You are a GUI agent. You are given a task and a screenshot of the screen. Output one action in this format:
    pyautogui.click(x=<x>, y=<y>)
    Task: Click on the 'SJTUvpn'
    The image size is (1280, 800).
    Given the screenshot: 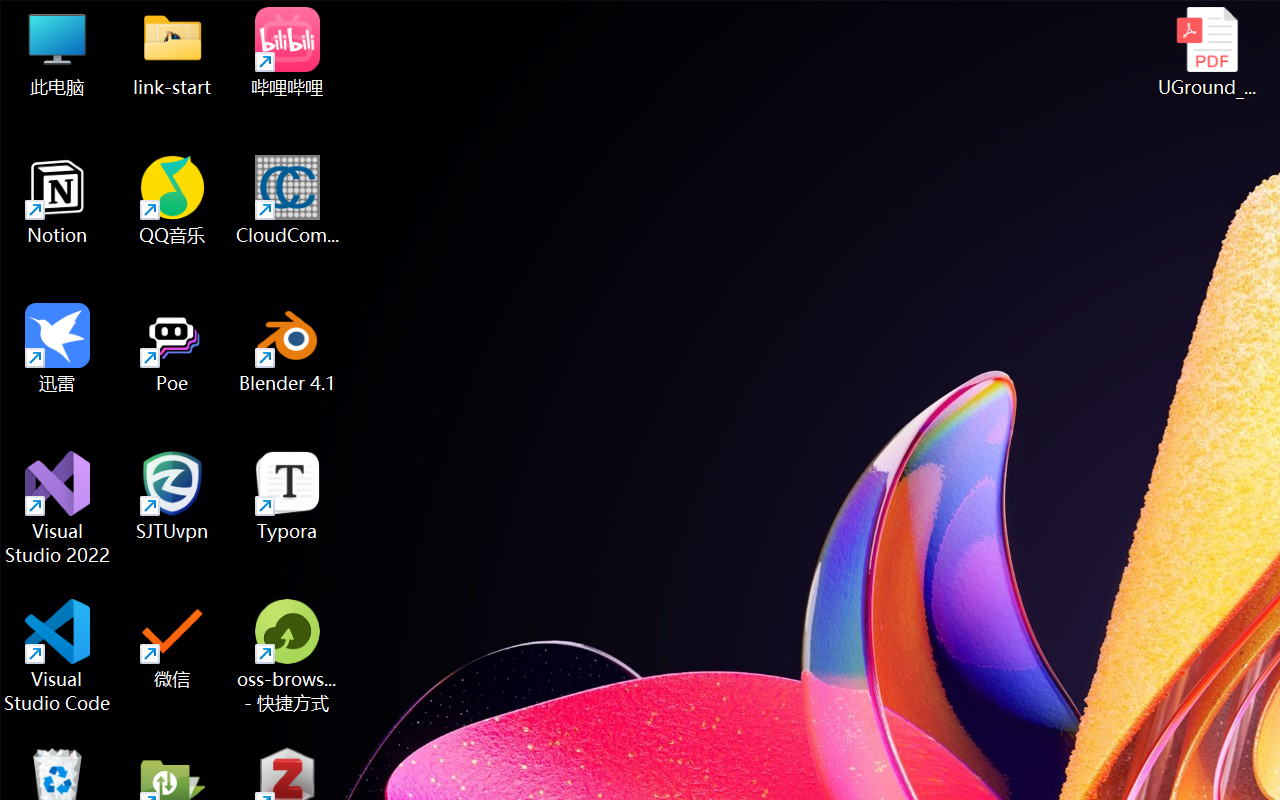 What is the action you would take?
    pyautogui.click(x=172, y=496)
    